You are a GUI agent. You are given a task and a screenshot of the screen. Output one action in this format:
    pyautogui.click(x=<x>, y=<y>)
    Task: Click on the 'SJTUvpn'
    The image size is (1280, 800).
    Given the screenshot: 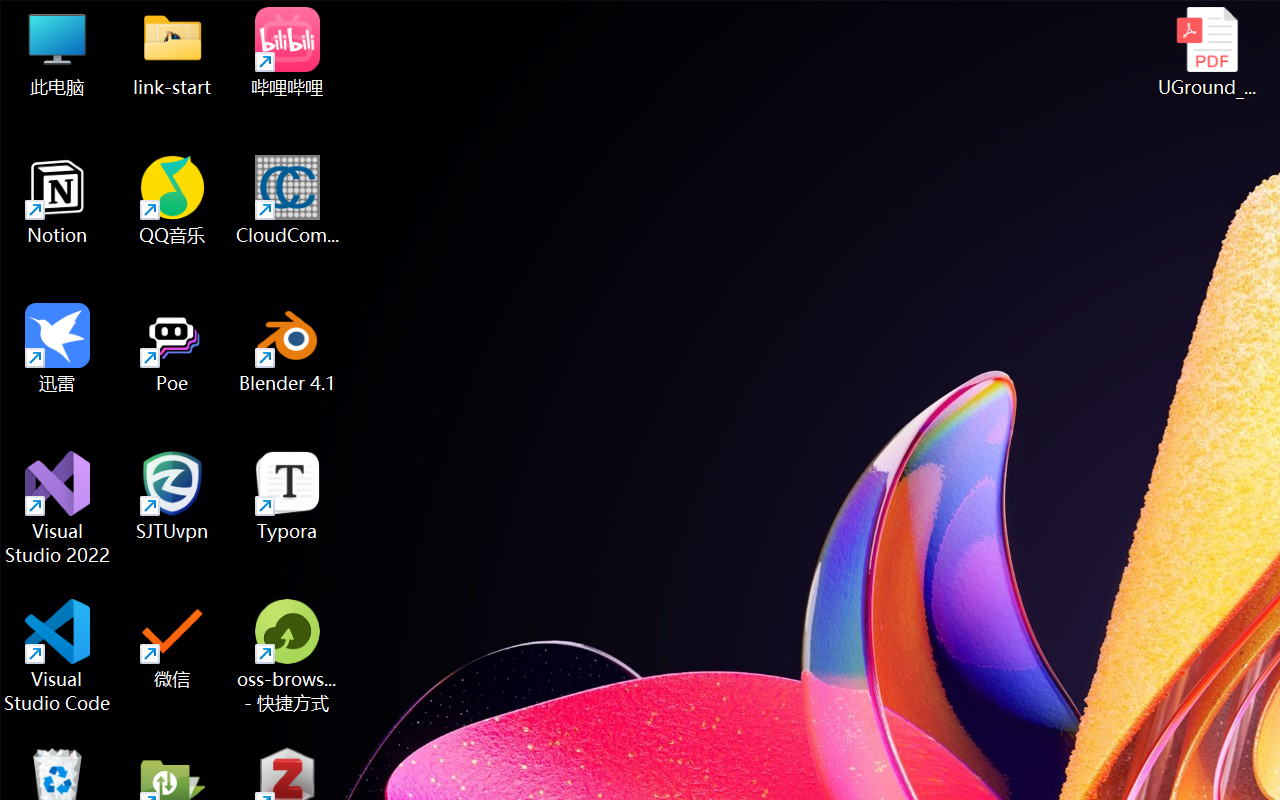 What is the action you would take?
    pyautogui.click(x=172, y=496)
    